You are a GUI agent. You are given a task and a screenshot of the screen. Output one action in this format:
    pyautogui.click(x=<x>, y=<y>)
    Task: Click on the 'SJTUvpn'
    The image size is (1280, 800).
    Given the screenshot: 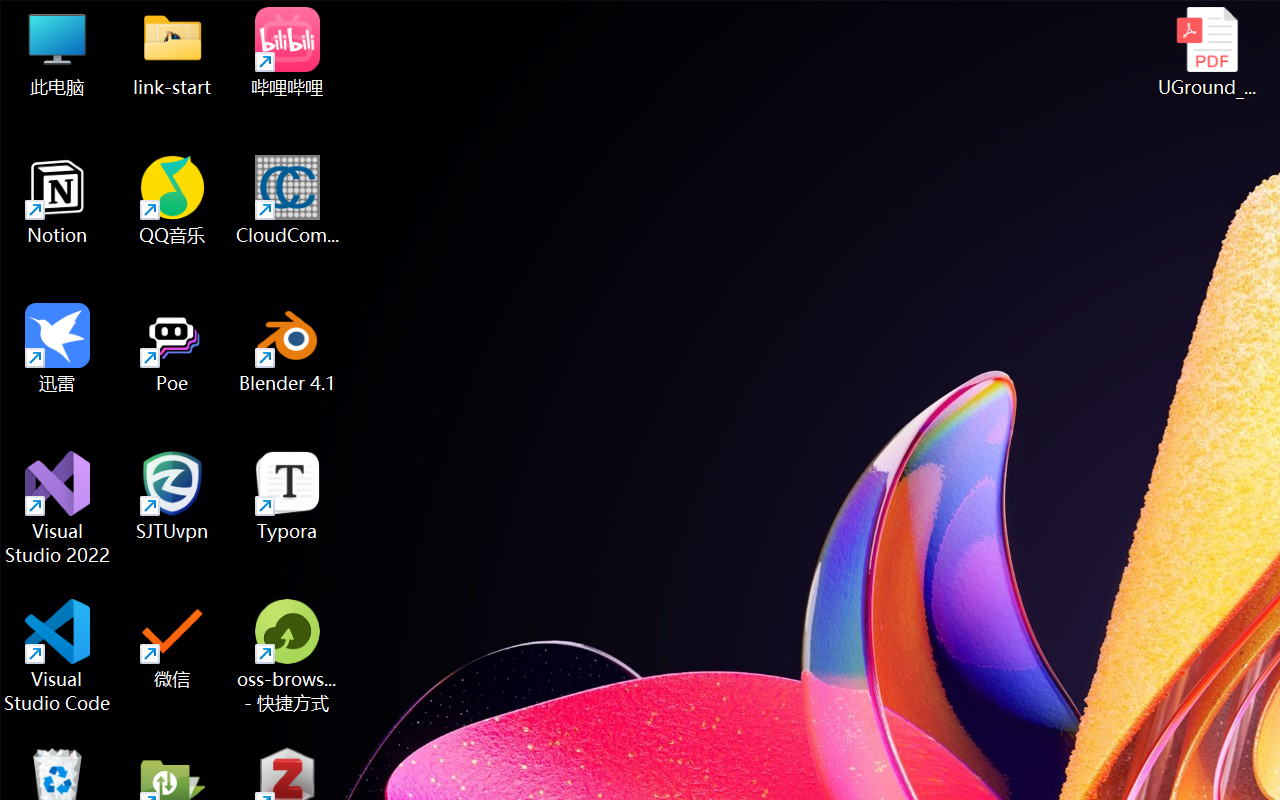 What is the action you would take?
    pyautogui.click(x=172, y=496)
    